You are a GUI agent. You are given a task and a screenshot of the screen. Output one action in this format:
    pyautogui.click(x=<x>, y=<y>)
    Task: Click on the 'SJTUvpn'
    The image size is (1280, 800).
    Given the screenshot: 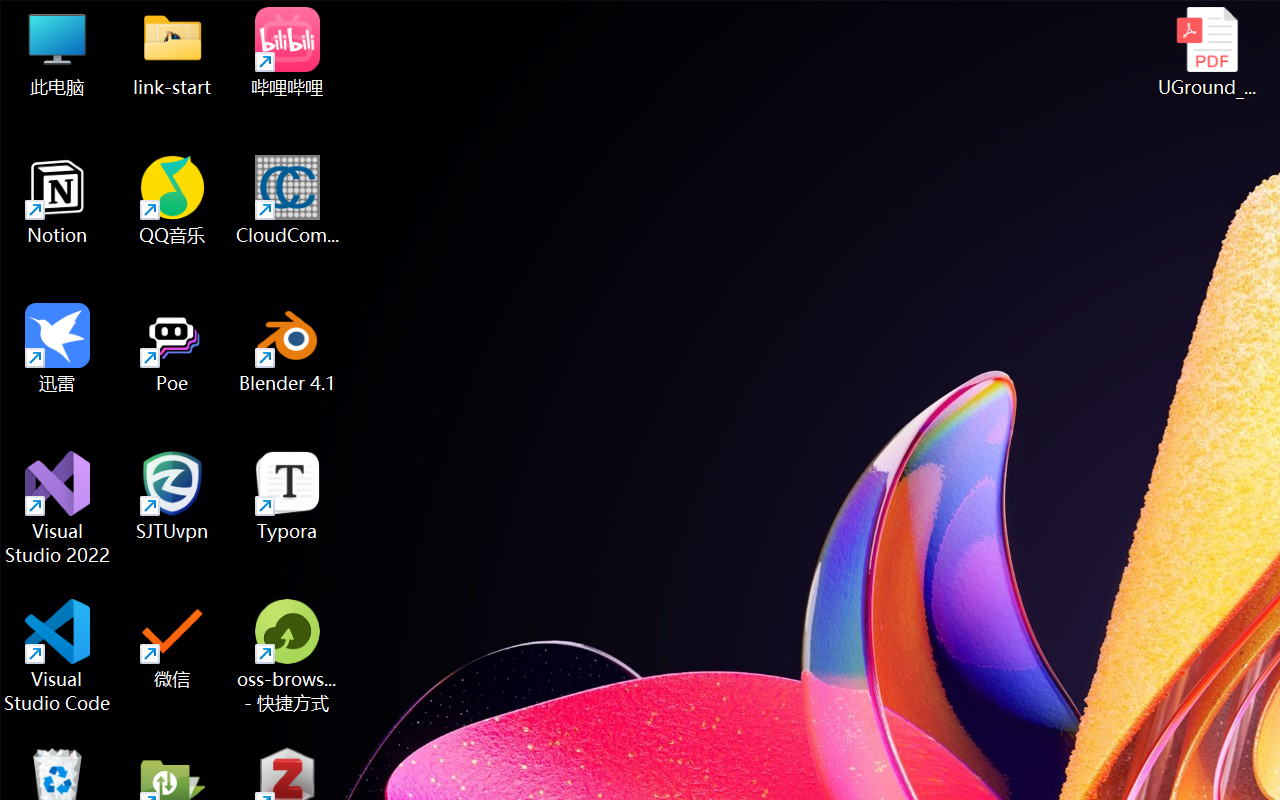 What is the action you would take?
    pyautogui.click(x=172, y=496)
    